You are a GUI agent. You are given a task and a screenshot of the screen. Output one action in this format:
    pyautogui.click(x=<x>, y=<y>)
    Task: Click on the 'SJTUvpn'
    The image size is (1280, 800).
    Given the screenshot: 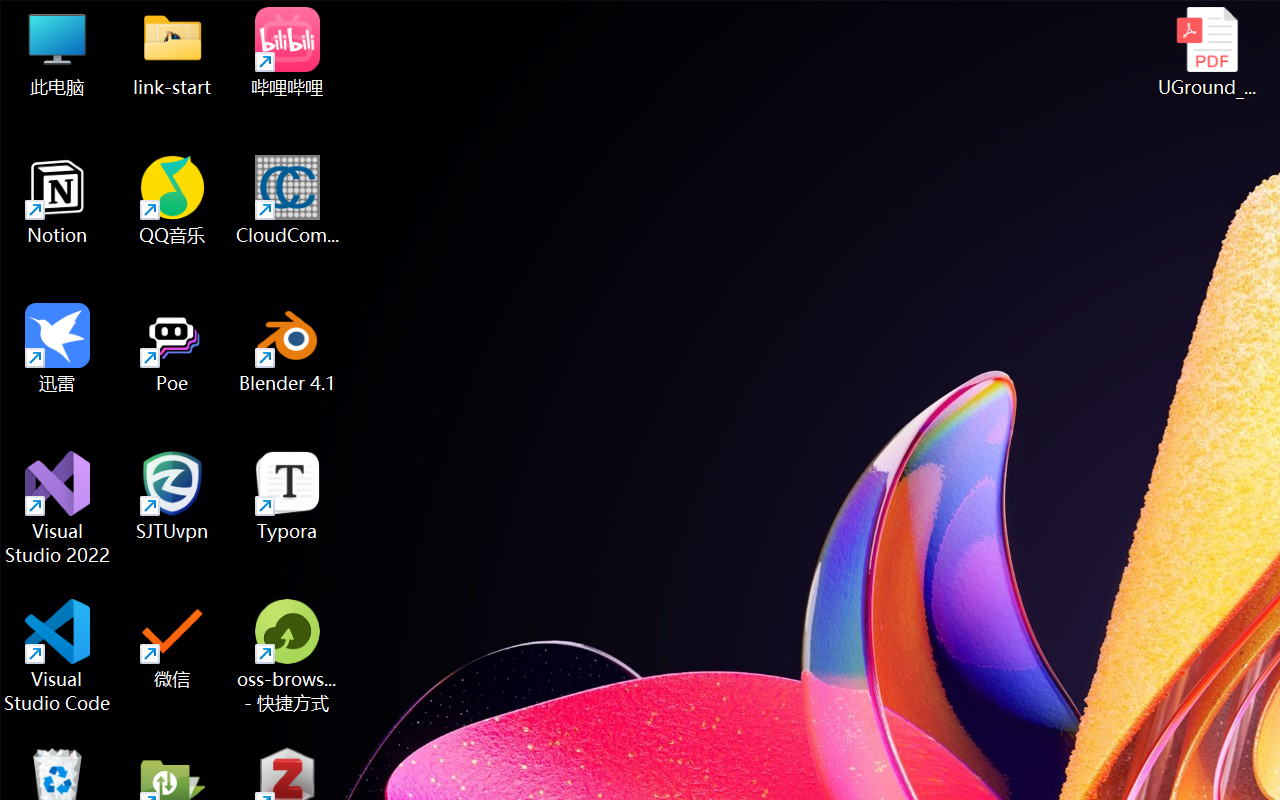 What is the action you would take?
    pyautogui.click(x=172, y=496)
    